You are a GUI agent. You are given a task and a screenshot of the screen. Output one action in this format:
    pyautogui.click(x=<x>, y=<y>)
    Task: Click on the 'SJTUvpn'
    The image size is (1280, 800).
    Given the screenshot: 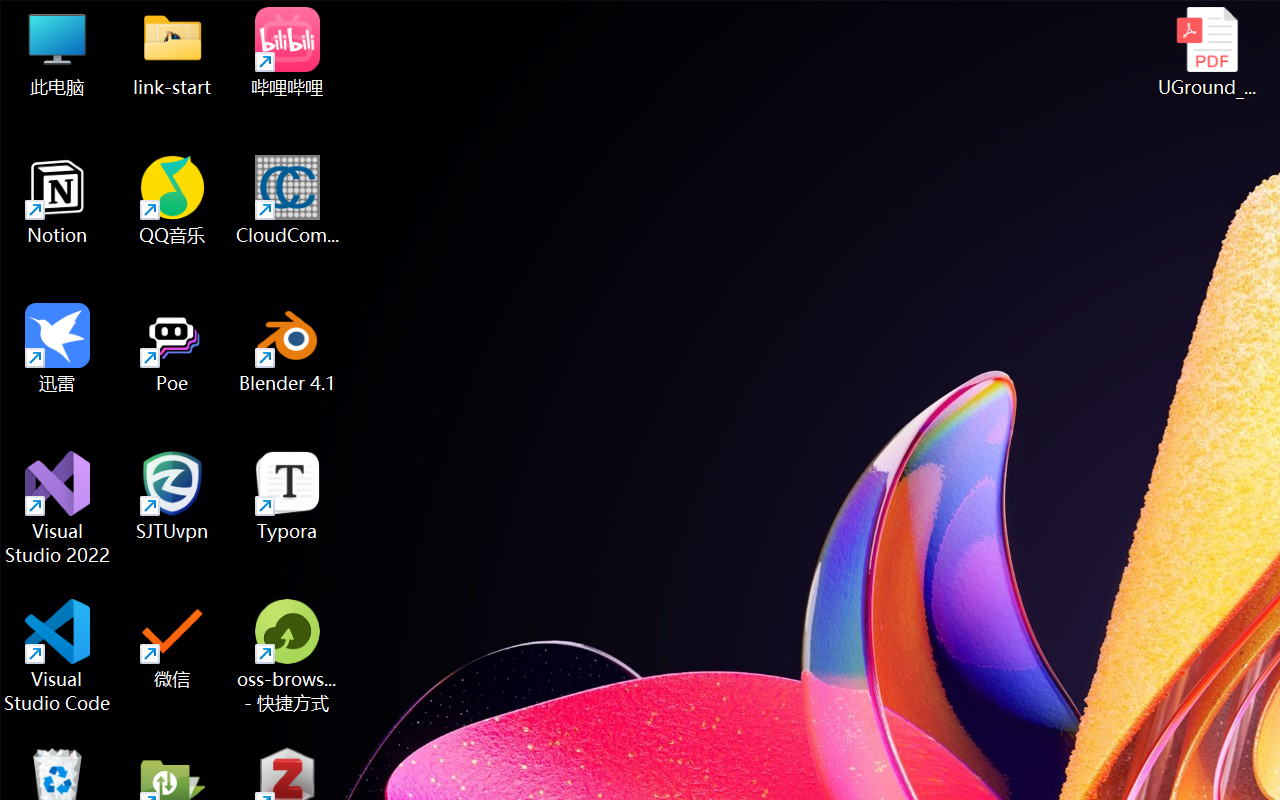 What is the action you would take?
    pyautogui.click(x=172, y=496)
    